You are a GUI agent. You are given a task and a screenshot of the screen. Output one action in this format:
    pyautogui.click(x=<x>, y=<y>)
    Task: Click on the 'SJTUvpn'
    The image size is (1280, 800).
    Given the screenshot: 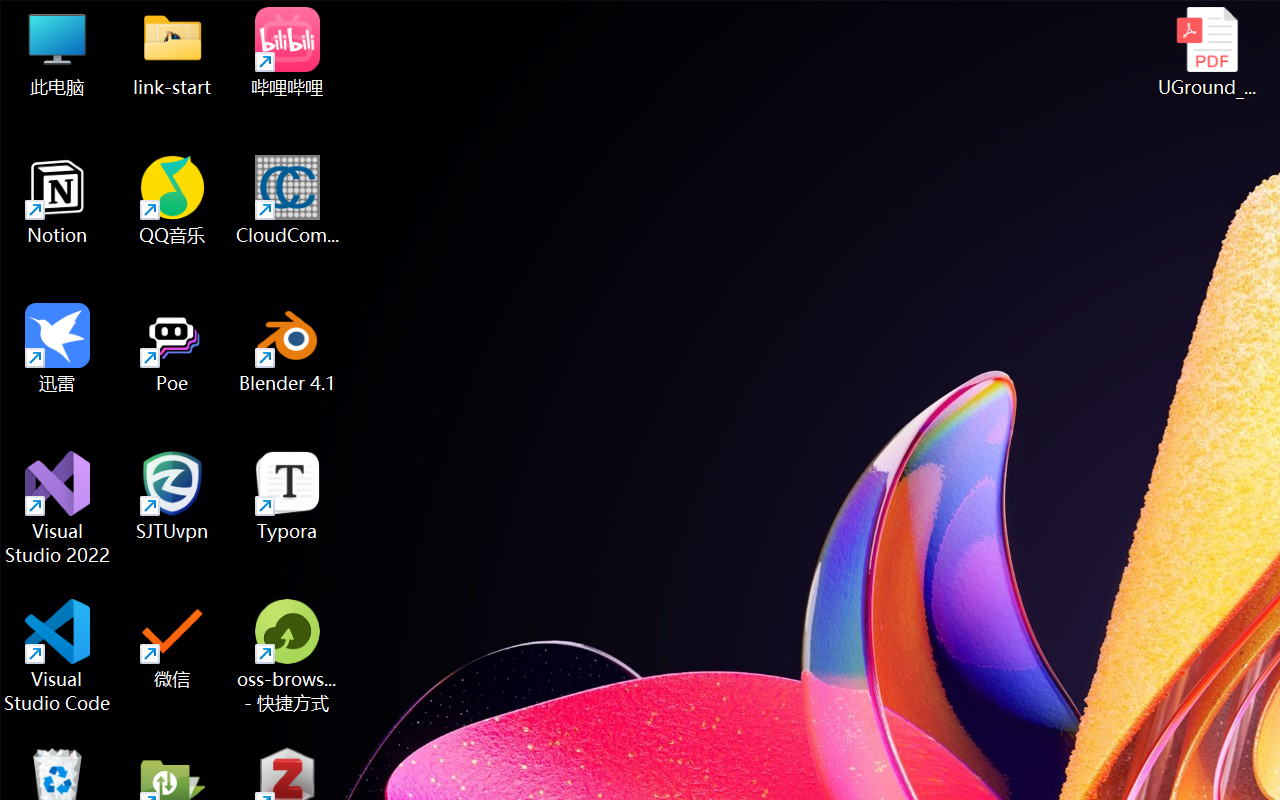 What is the action you would take?
    pyautogui.click(x=172, y=496)
    